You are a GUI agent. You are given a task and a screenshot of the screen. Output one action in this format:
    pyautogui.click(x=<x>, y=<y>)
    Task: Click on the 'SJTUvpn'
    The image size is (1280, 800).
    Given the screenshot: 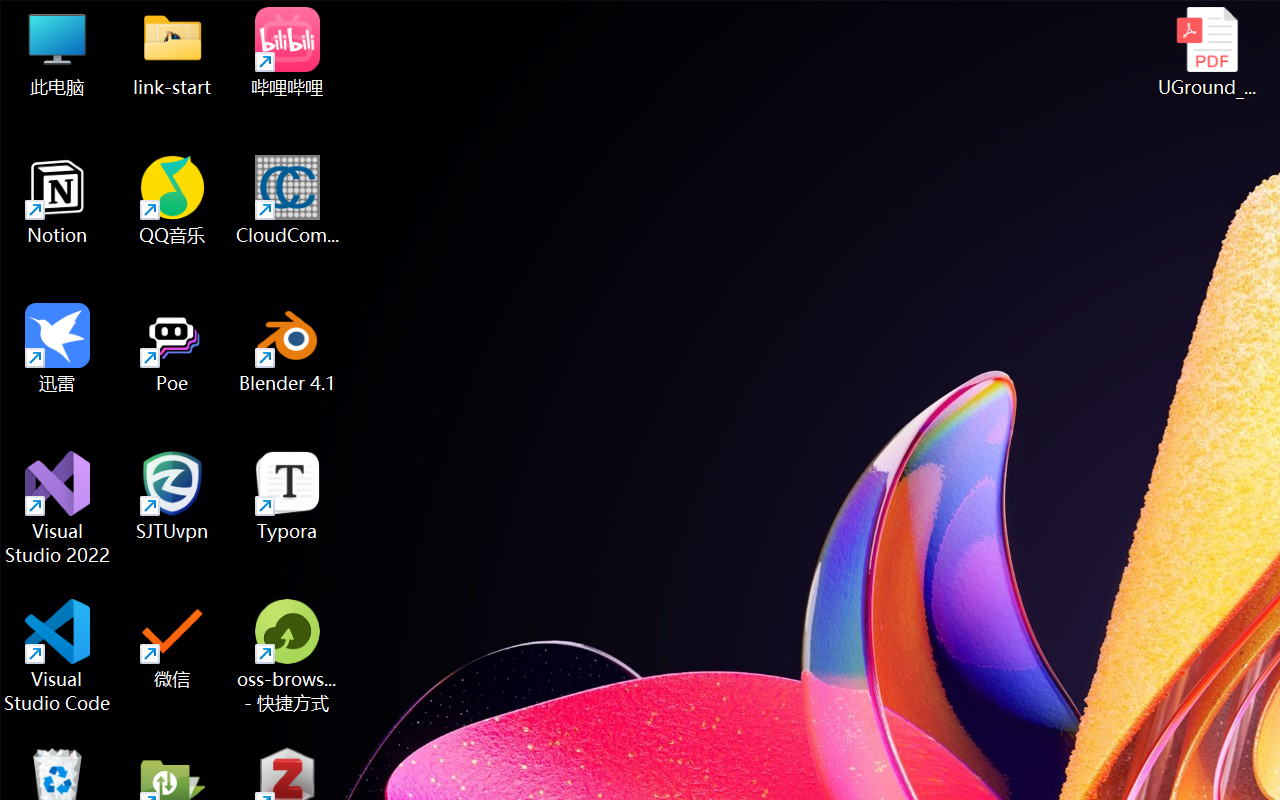 What is the action you would take?
    pyautogui.click(x=172, y=496)
    